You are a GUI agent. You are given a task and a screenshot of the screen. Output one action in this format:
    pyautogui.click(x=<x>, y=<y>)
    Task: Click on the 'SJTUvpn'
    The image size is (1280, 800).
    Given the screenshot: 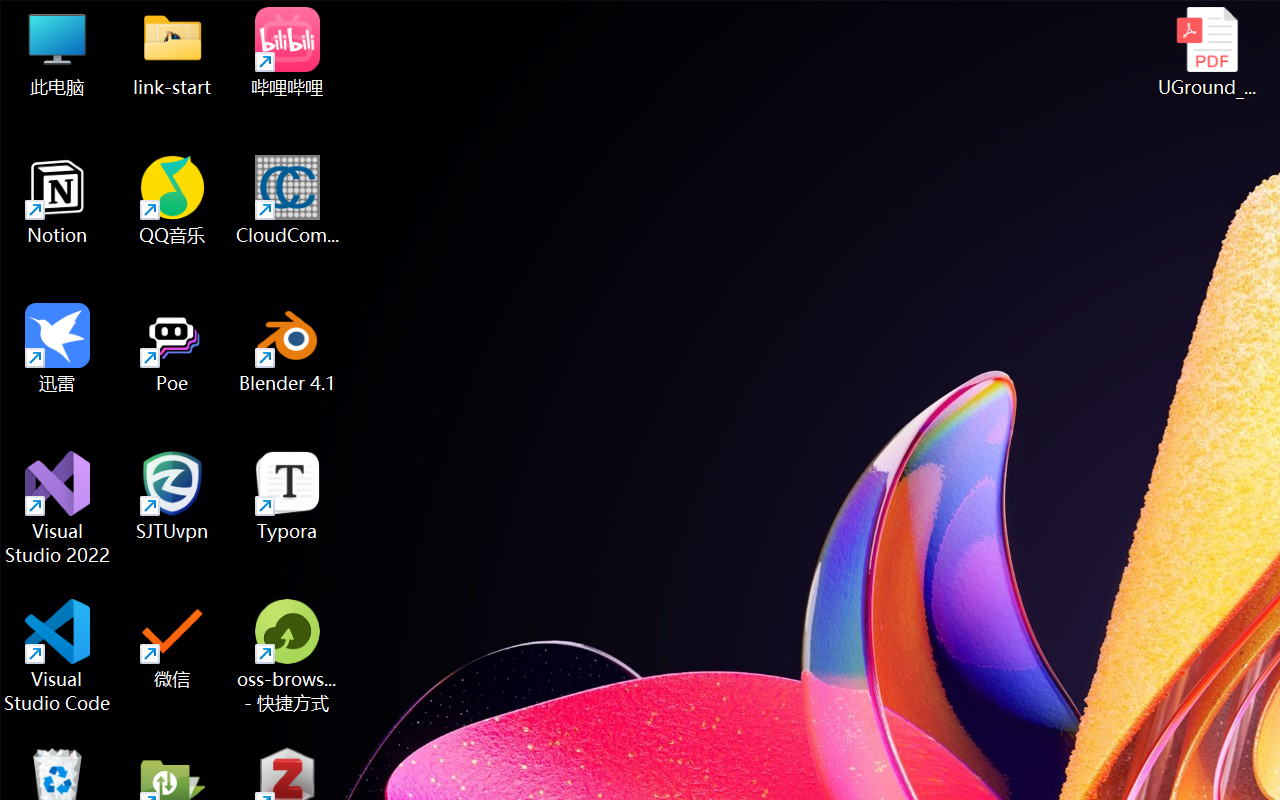 What is the action you would take?
    pyautogui.click(x=172, y=496)
    